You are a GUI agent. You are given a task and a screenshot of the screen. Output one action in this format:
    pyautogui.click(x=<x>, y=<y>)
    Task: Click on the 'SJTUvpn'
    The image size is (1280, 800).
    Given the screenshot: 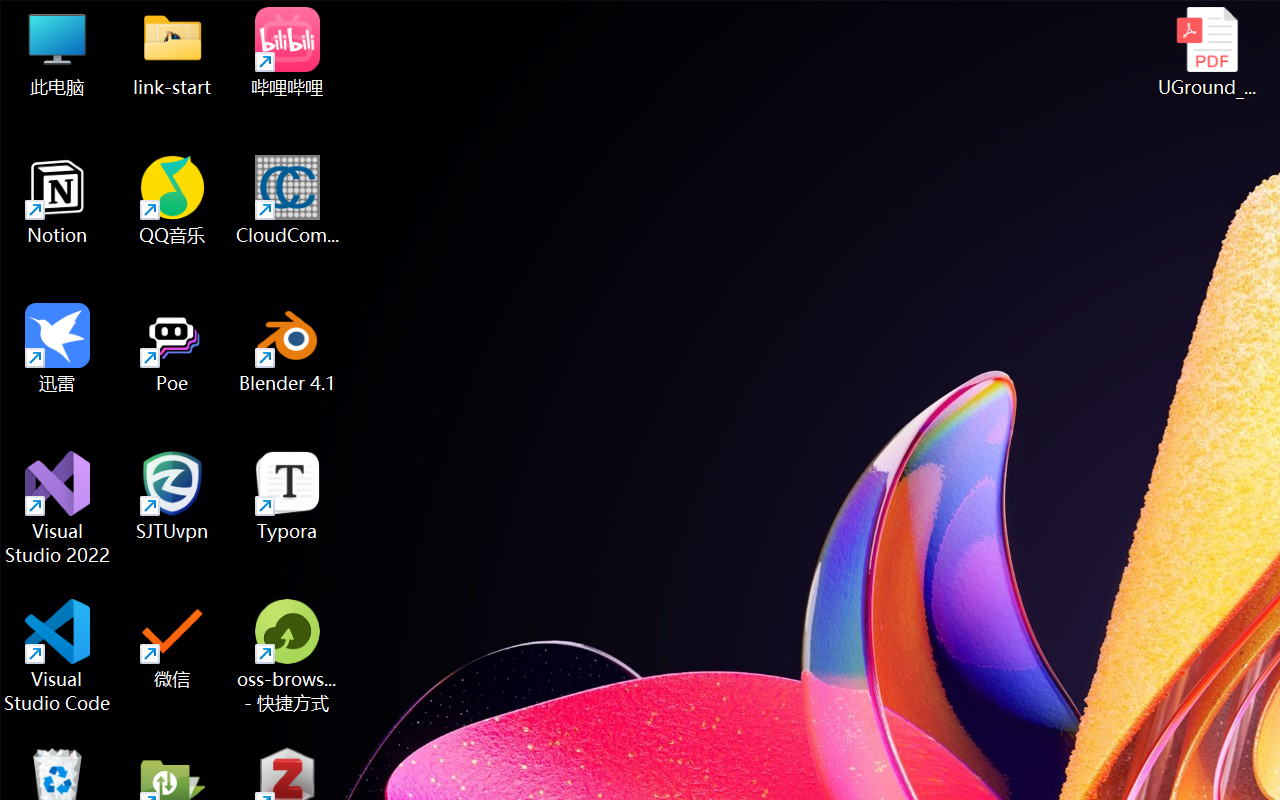 What is the action you would take?
    pyautogui.click(x=172, y=496)
    